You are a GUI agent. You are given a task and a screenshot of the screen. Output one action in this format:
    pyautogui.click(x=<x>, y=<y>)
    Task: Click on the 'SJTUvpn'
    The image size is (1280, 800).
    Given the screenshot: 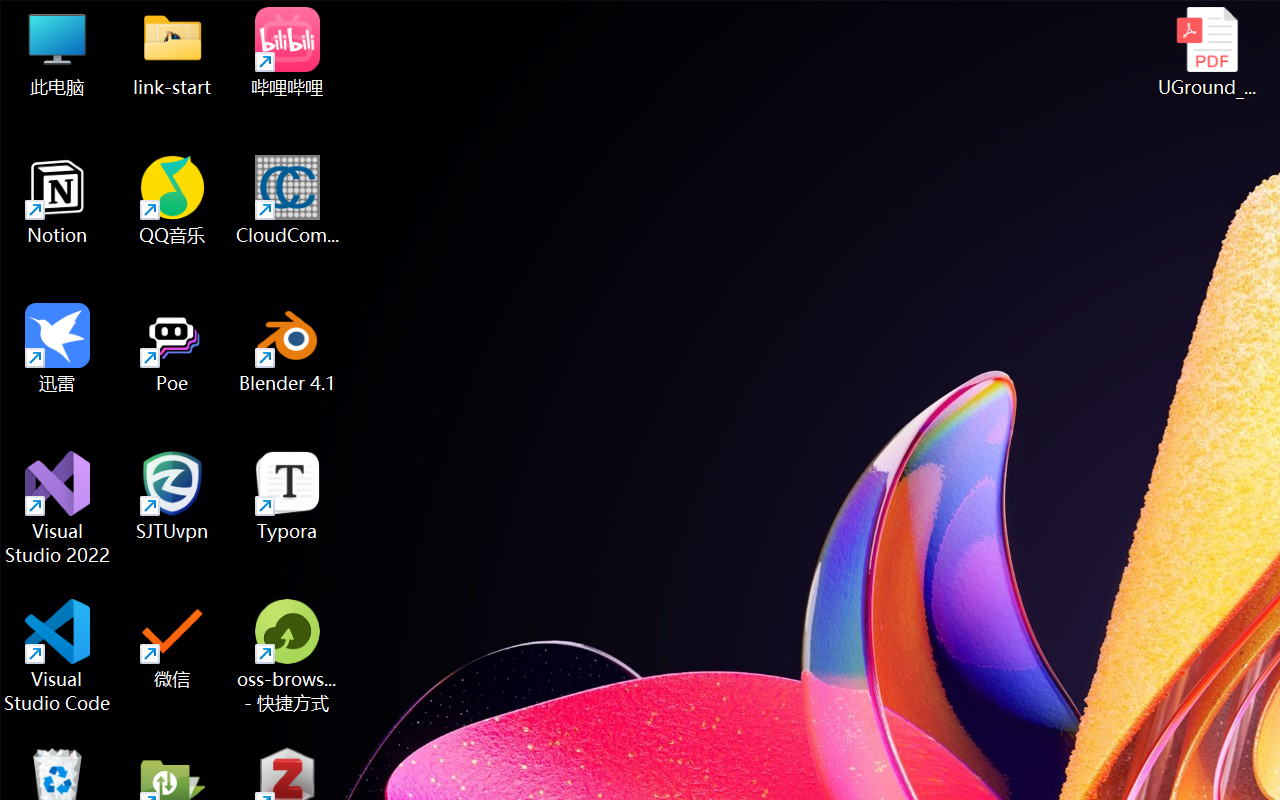 What is the action you would take?
    pyautogui.click(x=172, y=496)
    